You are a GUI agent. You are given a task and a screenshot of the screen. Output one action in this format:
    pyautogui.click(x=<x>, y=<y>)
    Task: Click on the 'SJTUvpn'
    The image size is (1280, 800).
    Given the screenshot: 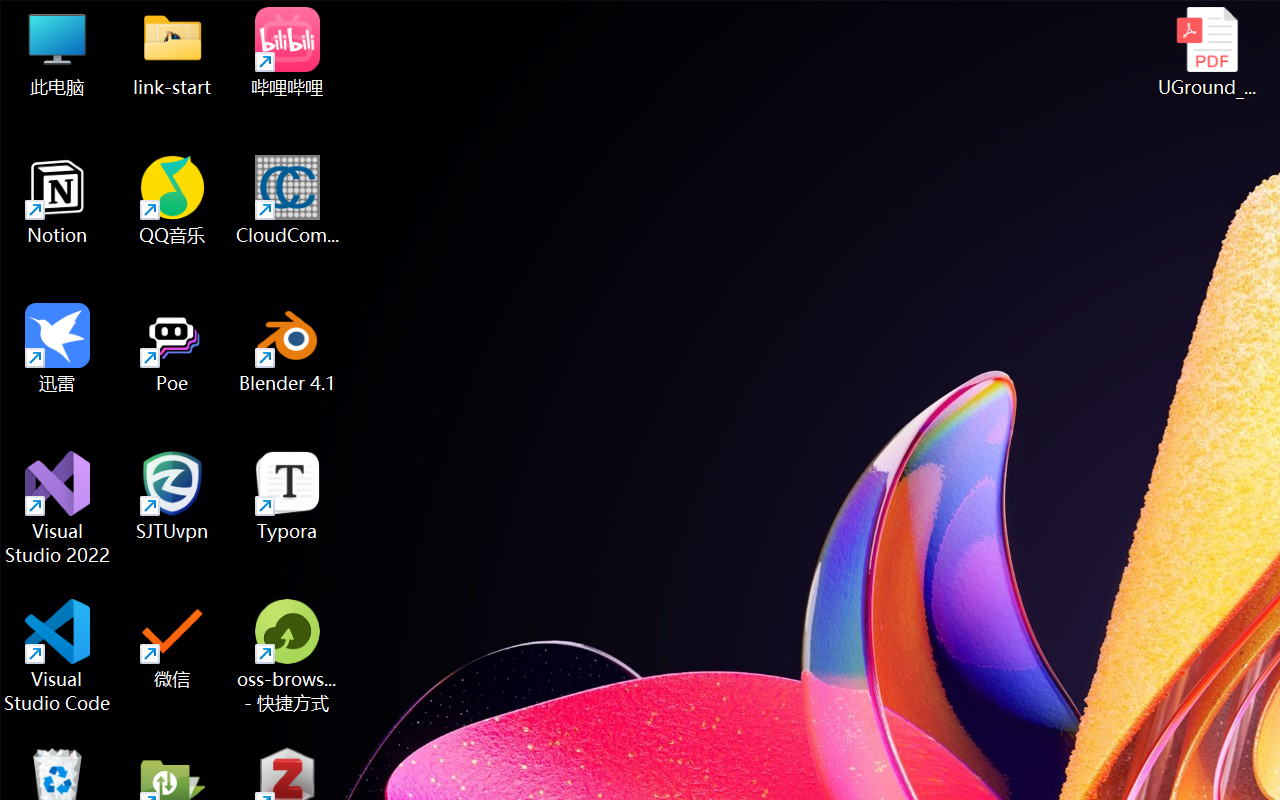 What is the action you would take?
    pyautogui.click(x=172, y=496)
    